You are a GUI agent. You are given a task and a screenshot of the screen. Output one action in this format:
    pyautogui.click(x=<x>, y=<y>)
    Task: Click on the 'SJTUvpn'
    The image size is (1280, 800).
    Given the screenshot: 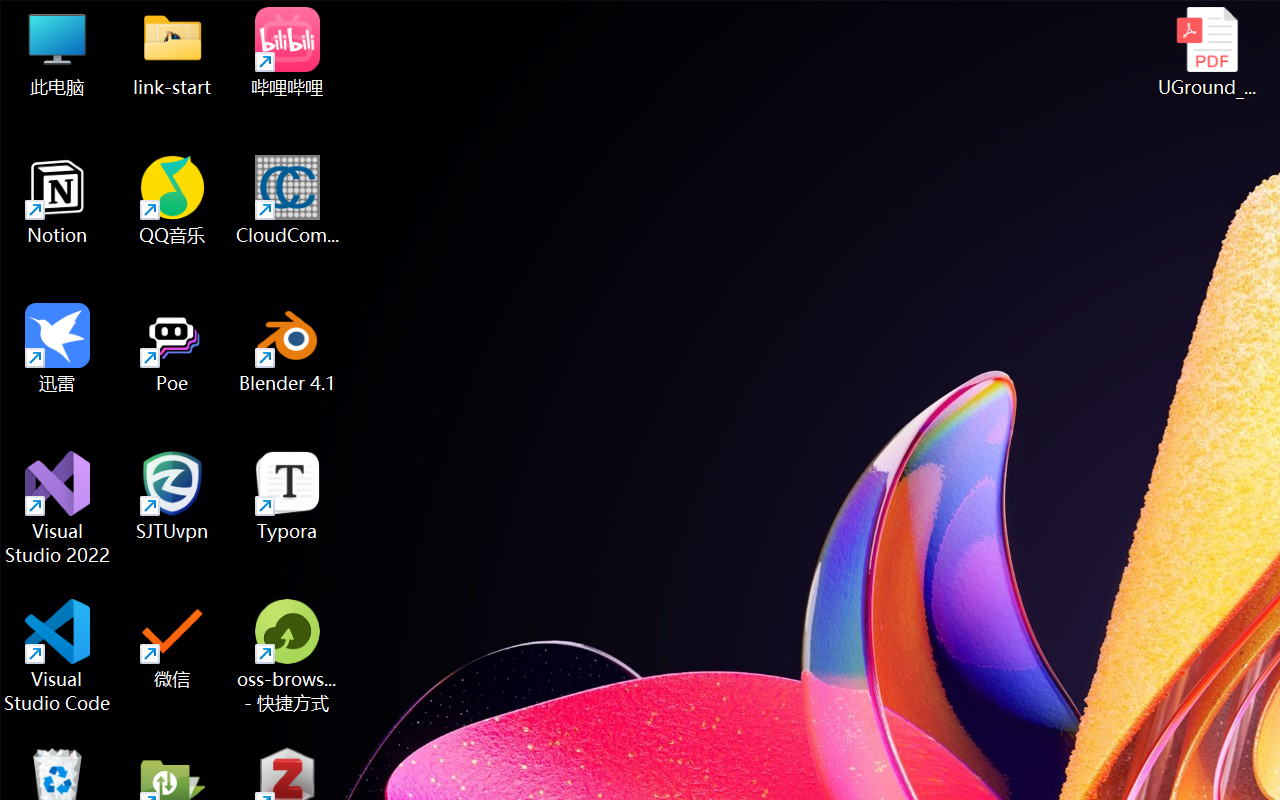 What is the action you would take?
    pyautogui.click(x=172, y=496)
    